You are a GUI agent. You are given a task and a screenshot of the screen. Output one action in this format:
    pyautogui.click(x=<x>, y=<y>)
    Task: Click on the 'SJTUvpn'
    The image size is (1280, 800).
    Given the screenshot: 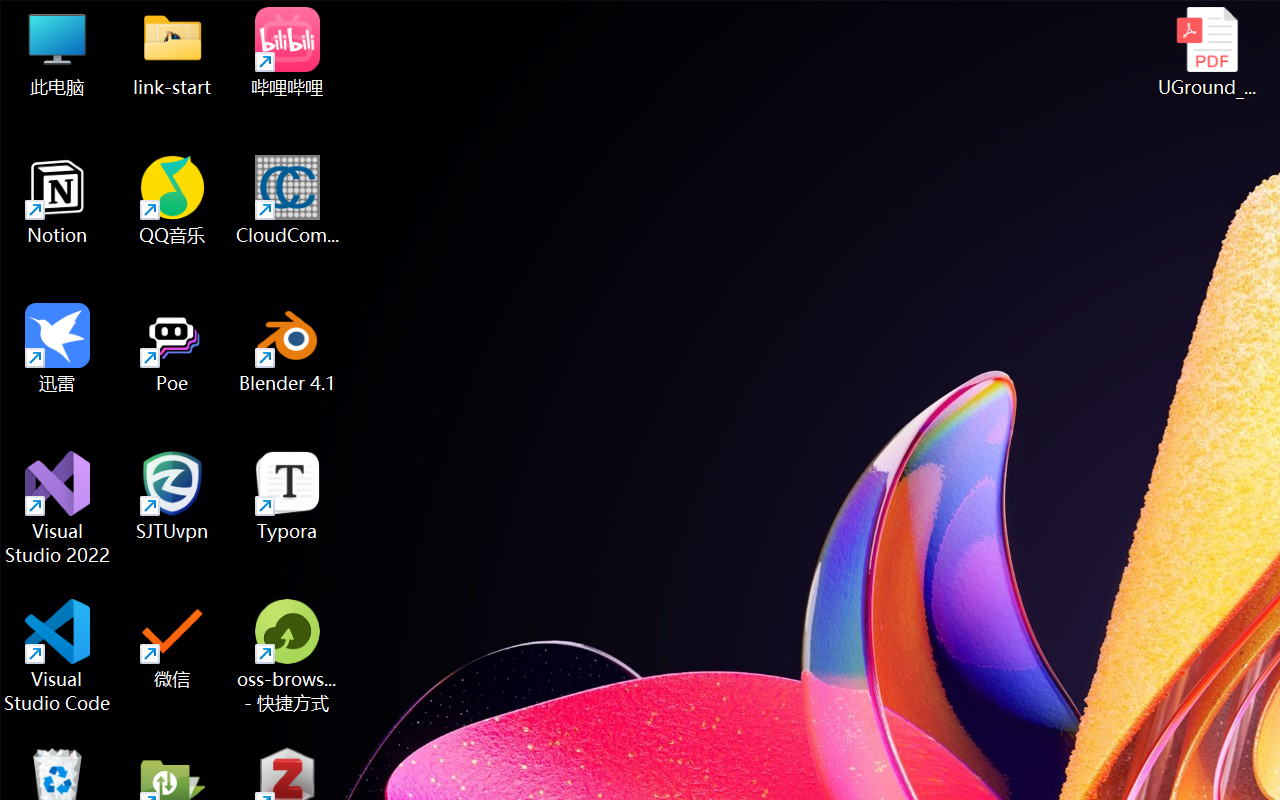 What is the action you would take?
    pyautogui.click(x=172, y=496)
    